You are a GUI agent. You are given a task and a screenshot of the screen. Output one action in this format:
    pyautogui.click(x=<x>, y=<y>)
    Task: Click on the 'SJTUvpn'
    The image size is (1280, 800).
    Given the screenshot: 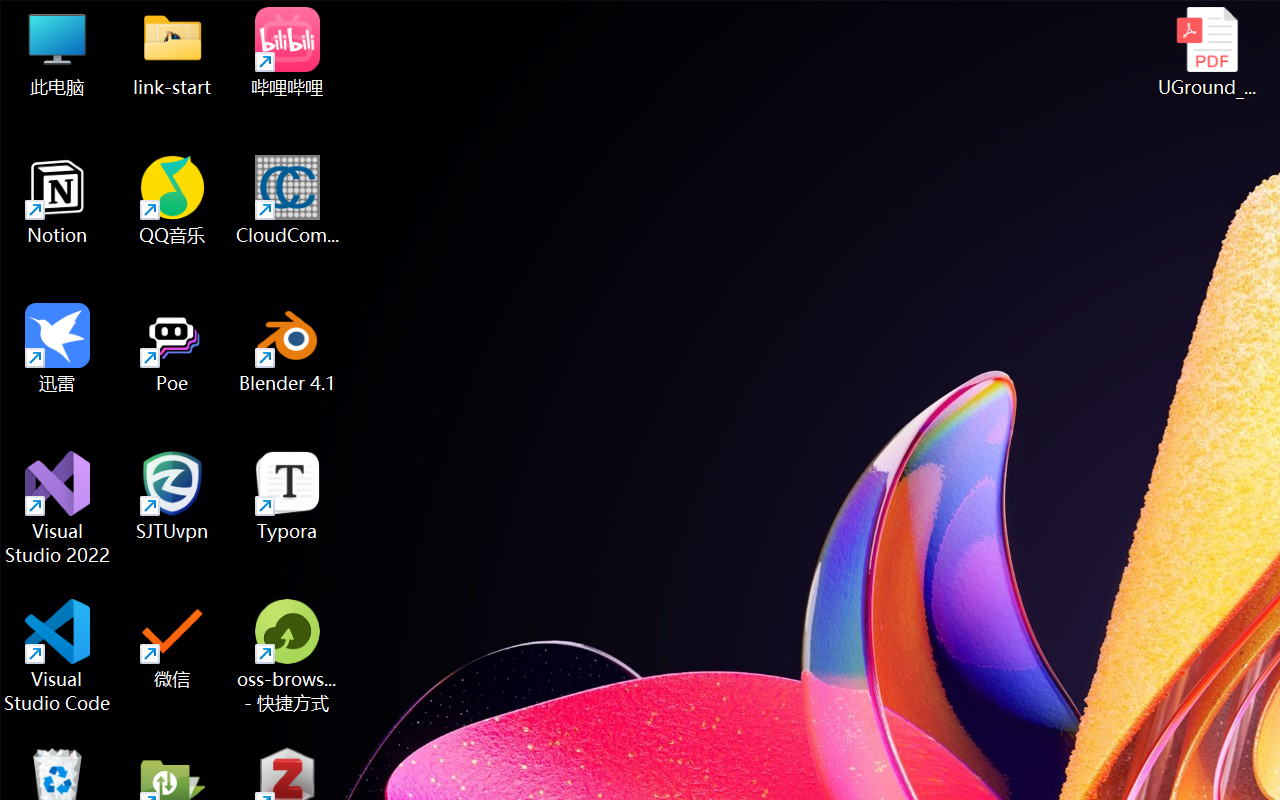 What is the action you would take?
    pyautogui.click(x=172, y=496)
    